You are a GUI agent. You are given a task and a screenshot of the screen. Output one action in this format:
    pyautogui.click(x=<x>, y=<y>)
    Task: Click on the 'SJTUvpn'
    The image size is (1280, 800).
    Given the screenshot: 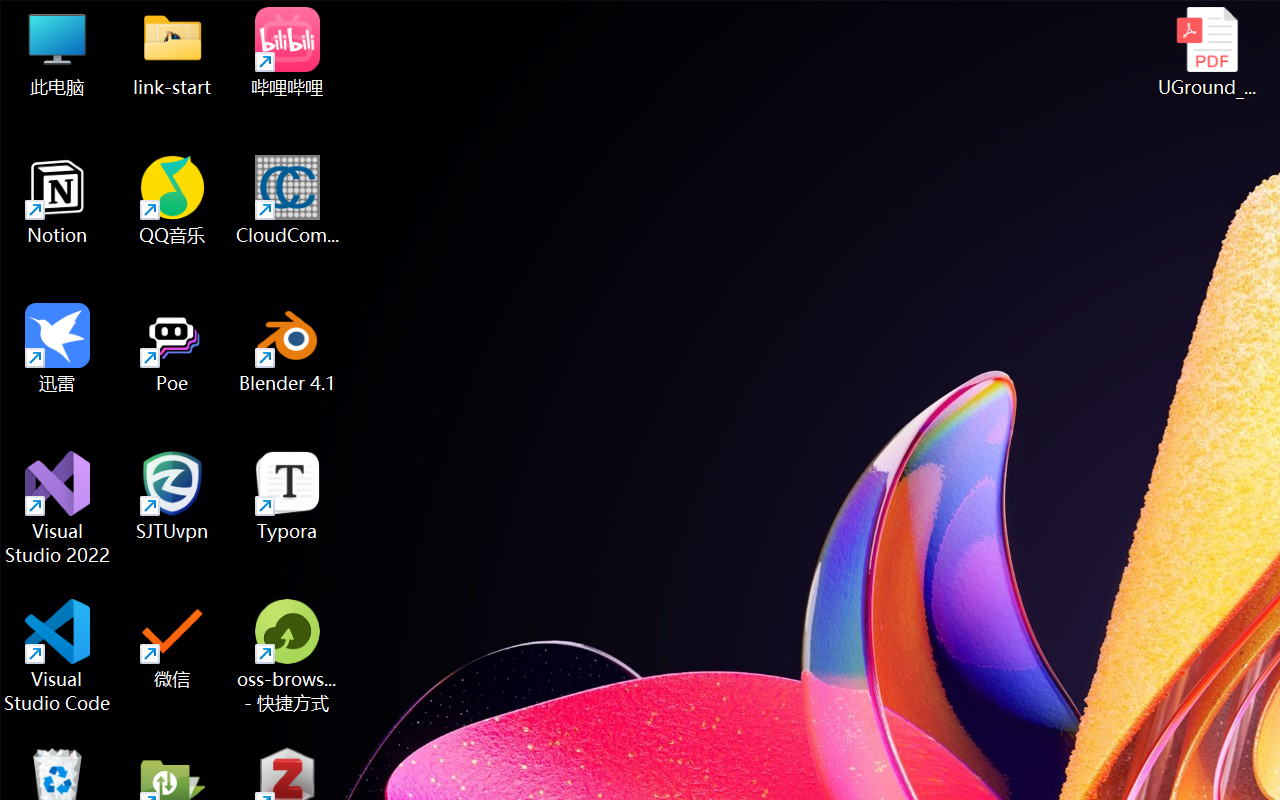 What is the action you would take?
    pyautogui.click(x=172, y=496)
    